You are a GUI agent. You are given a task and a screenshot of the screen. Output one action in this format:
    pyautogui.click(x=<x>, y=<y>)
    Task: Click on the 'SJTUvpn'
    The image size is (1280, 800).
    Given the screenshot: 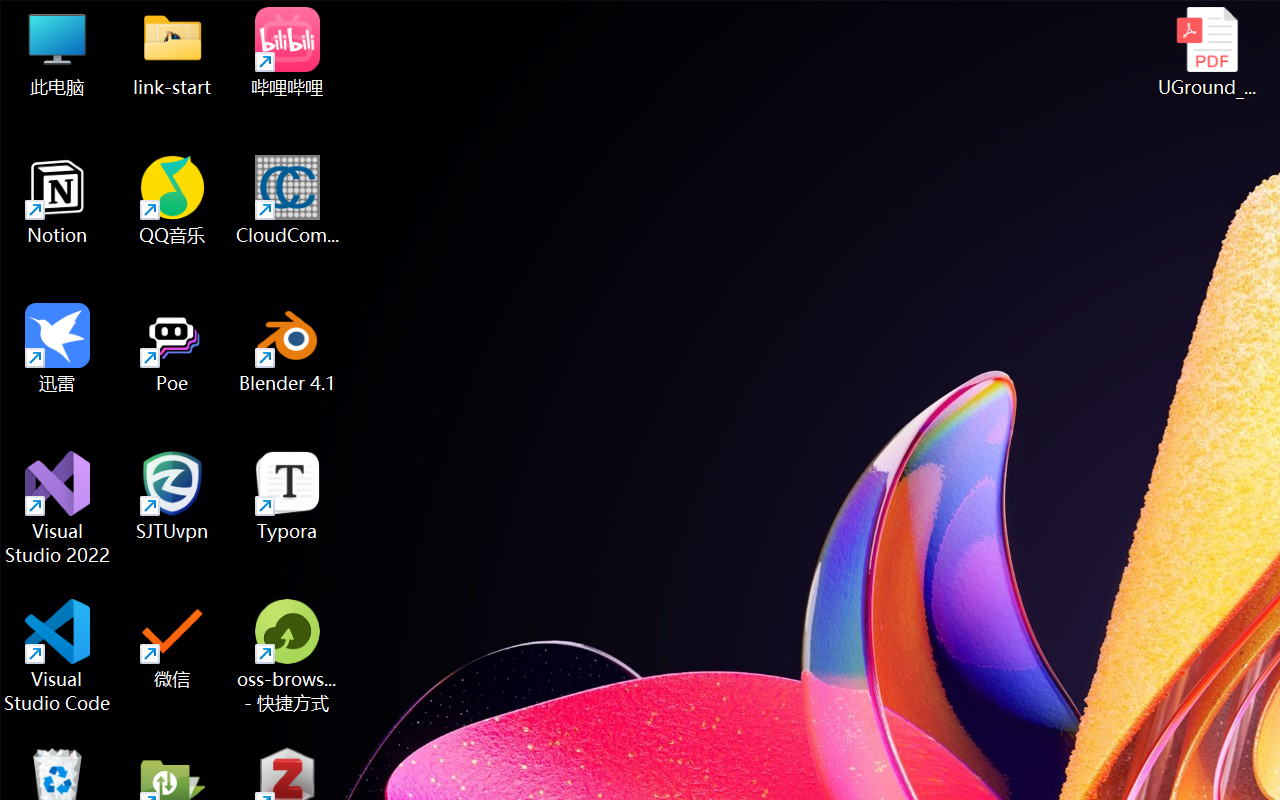 What is the action you would take?
    pyautogui.click(x=172, y=496)
    